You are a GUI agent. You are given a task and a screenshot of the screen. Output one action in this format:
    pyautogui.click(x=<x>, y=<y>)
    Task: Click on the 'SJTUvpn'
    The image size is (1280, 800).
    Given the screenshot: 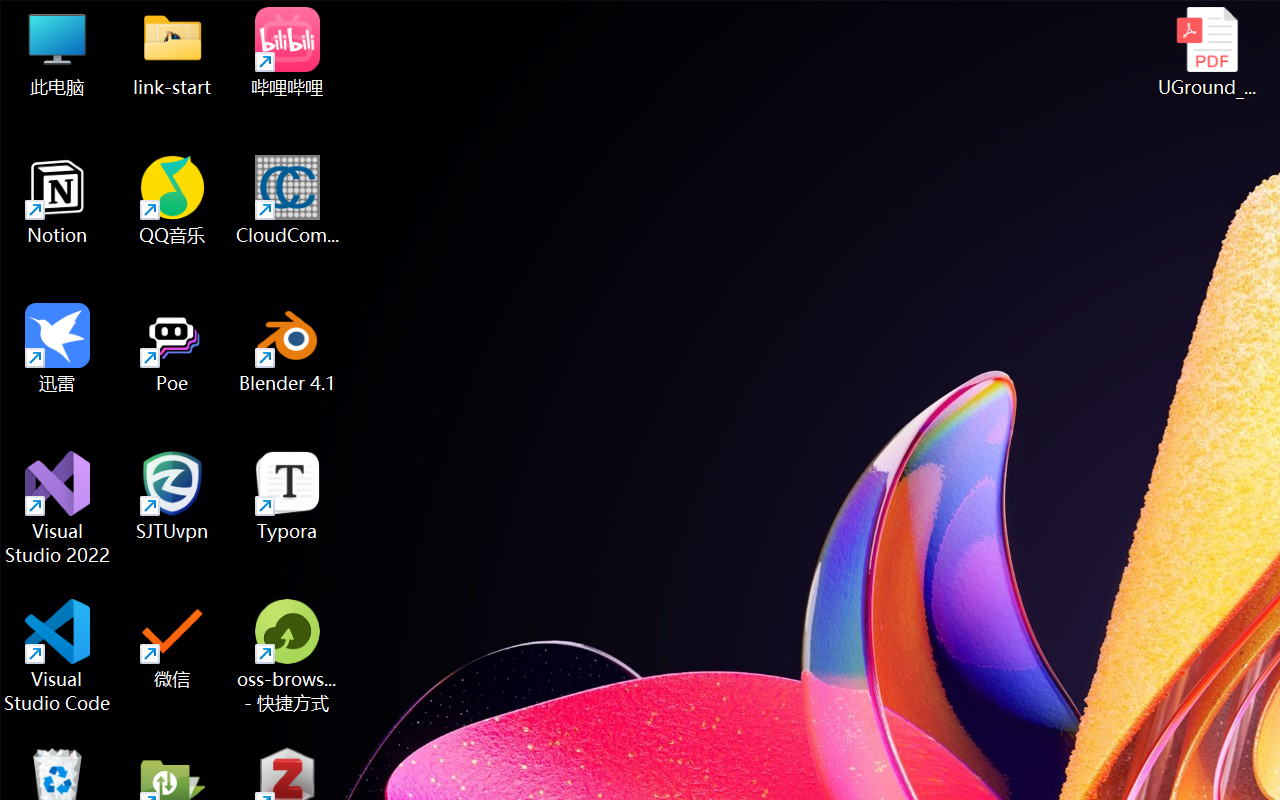 What is the action you would take?
    pyautogui.click(x=172, y=496)
    